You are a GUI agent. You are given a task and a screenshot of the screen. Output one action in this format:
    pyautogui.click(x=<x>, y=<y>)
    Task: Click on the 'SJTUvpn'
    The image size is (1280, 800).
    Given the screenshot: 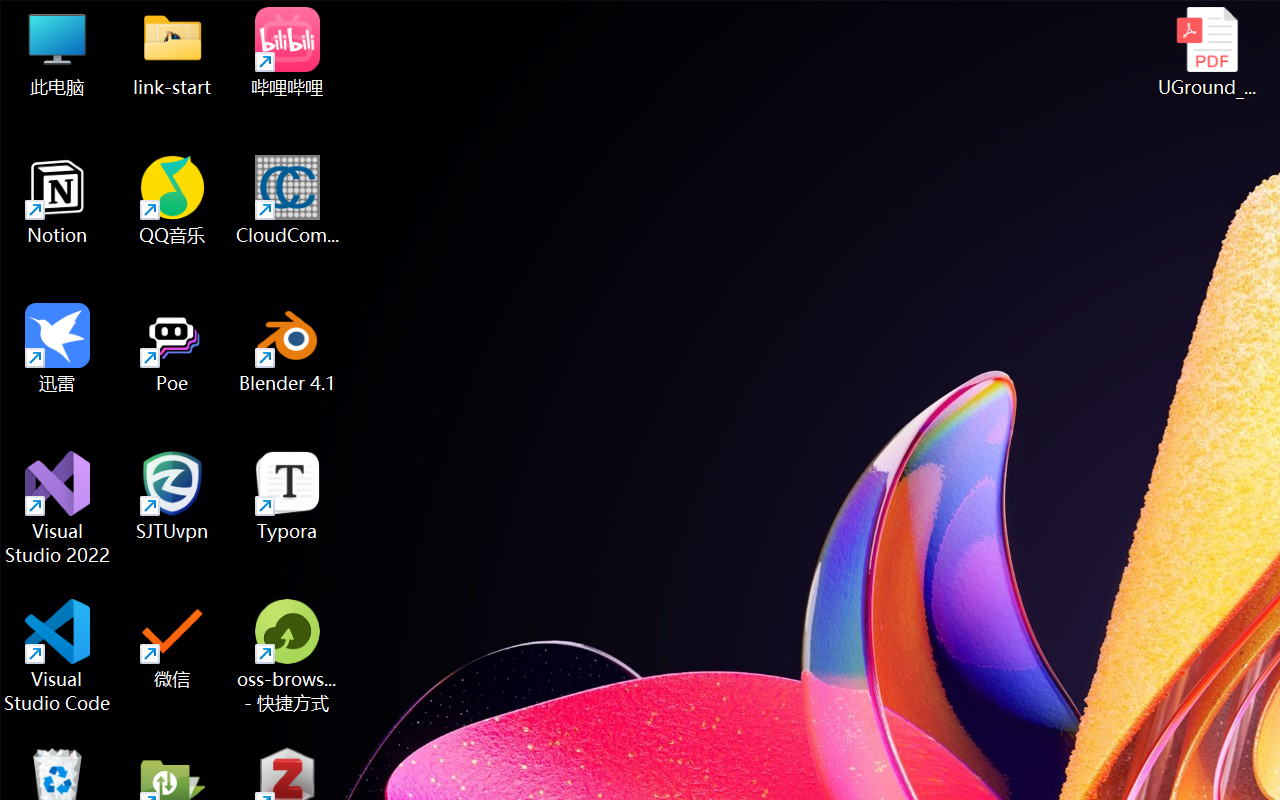 What is the action you would take?
    pyautogui.click(x=172, y=496)
    